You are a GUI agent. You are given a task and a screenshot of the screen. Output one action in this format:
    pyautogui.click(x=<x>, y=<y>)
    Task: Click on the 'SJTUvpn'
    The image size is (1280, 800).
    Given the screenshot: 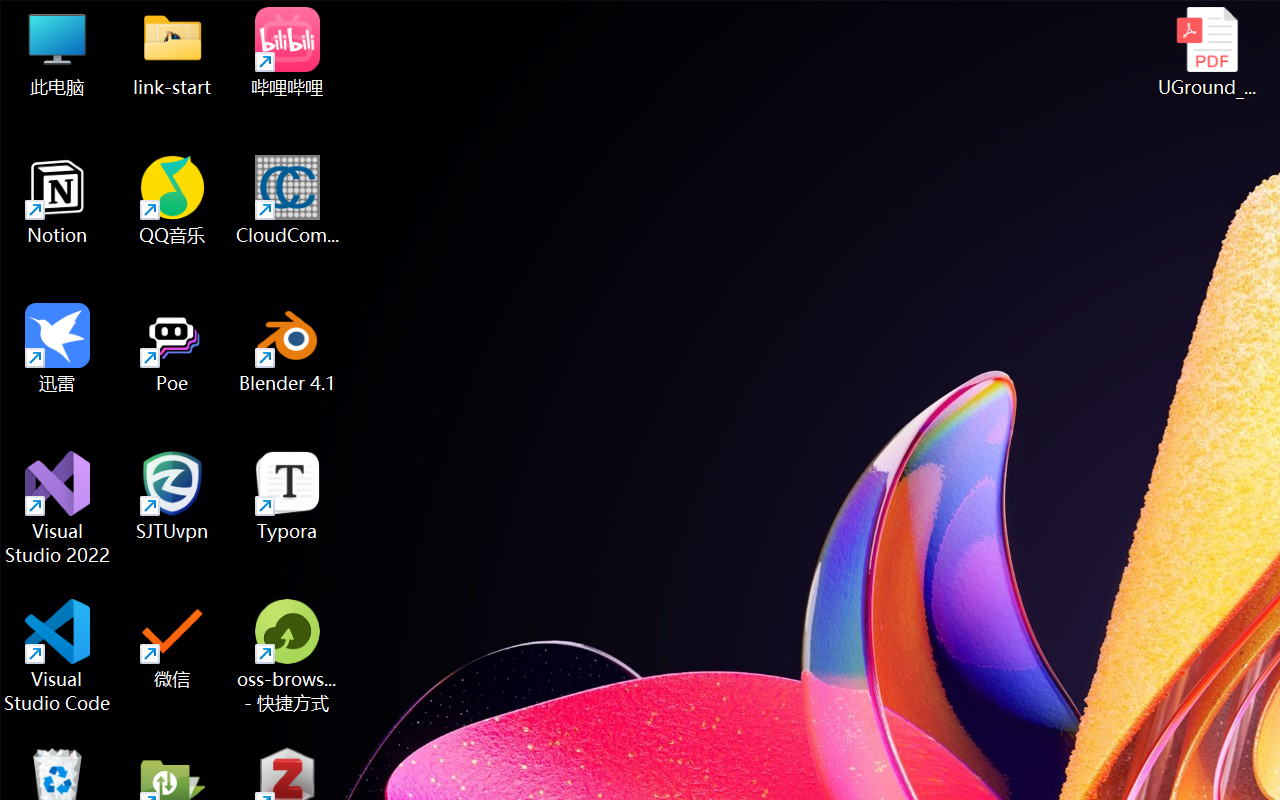 What is the action you would take?
    pyautogui.click(x=172, y=496)
    